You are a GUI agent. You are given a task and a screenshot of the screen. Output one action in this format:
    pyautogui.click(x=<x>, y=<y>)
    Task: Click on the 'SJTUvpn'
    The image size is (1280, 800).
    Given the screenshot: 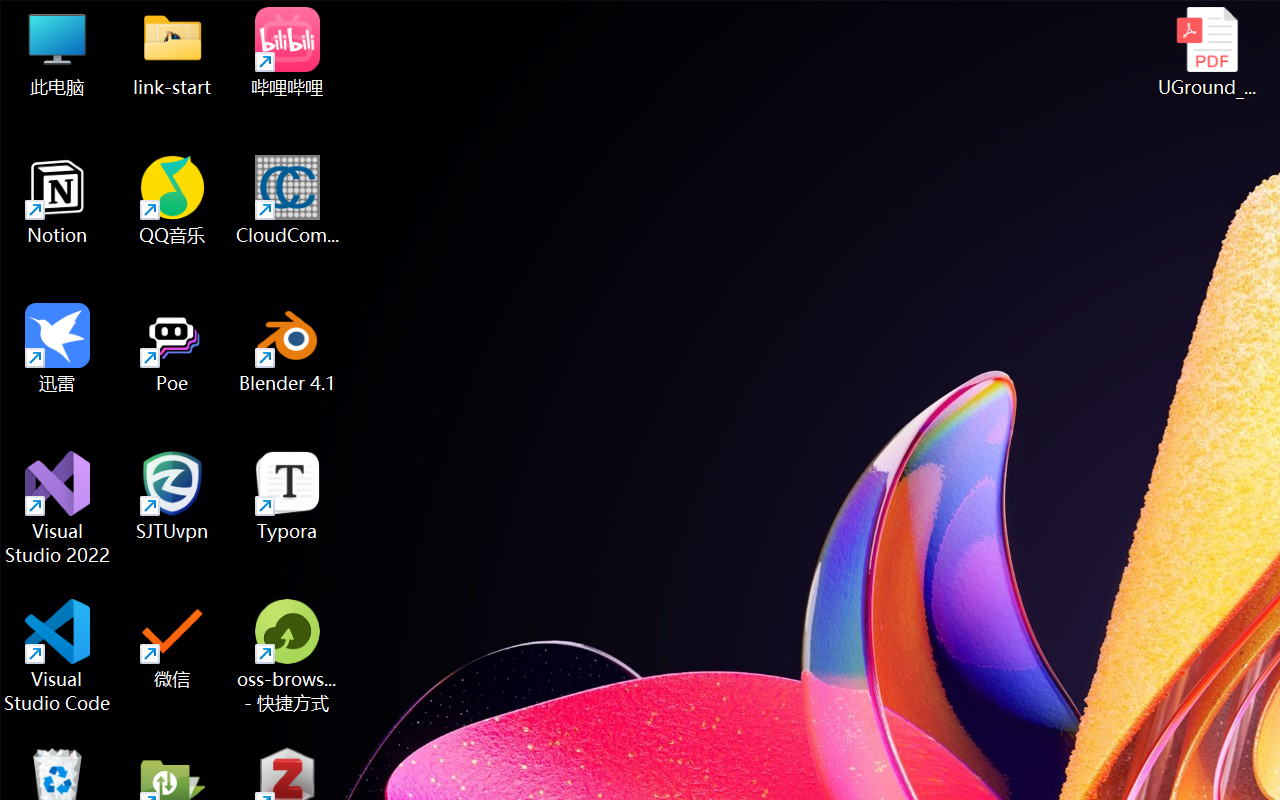 What is the action you would take?
    pyautogui.click(x=172, y=496)
    